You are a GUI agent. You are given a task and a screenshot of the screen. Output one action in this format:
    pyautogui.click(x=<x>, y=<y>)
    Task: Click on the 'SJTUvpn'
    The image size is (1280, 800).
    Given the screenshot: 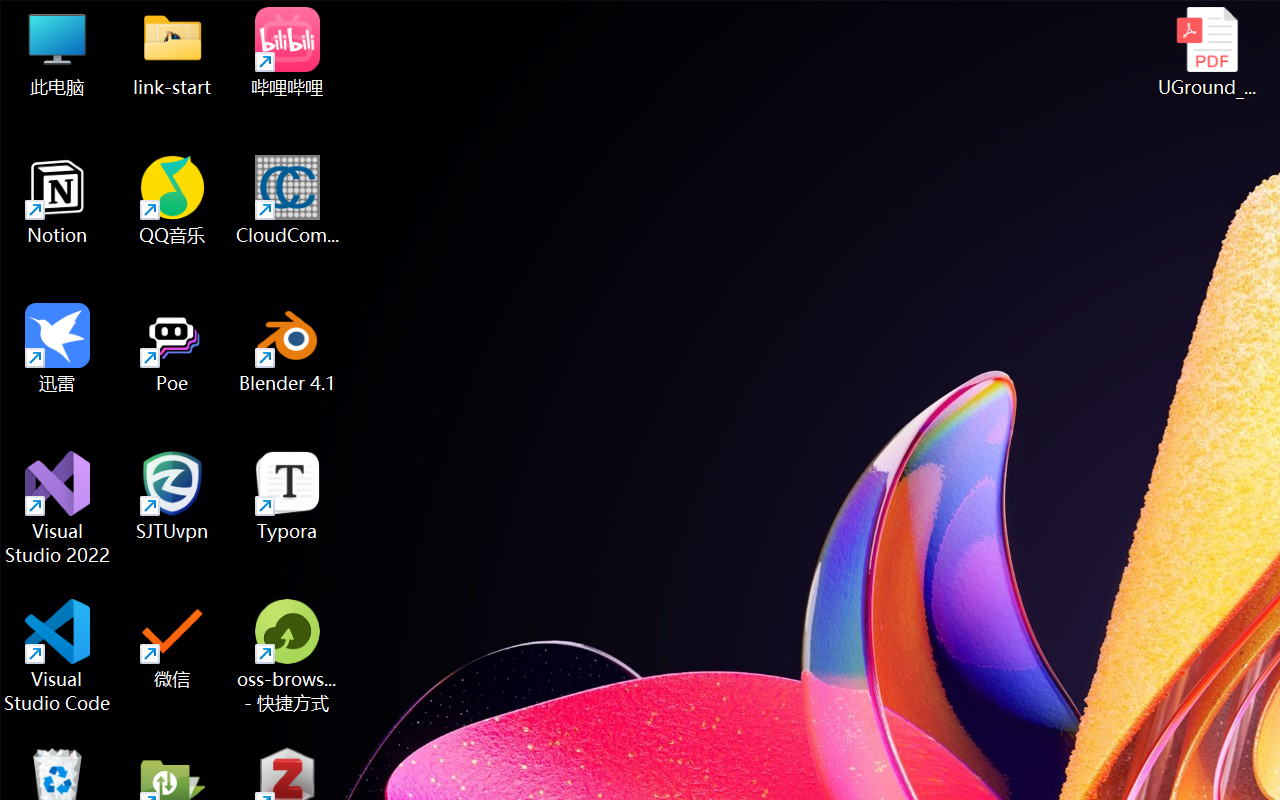 What is the action you would take?
    pyautogui.click(x=172, y=496)
    